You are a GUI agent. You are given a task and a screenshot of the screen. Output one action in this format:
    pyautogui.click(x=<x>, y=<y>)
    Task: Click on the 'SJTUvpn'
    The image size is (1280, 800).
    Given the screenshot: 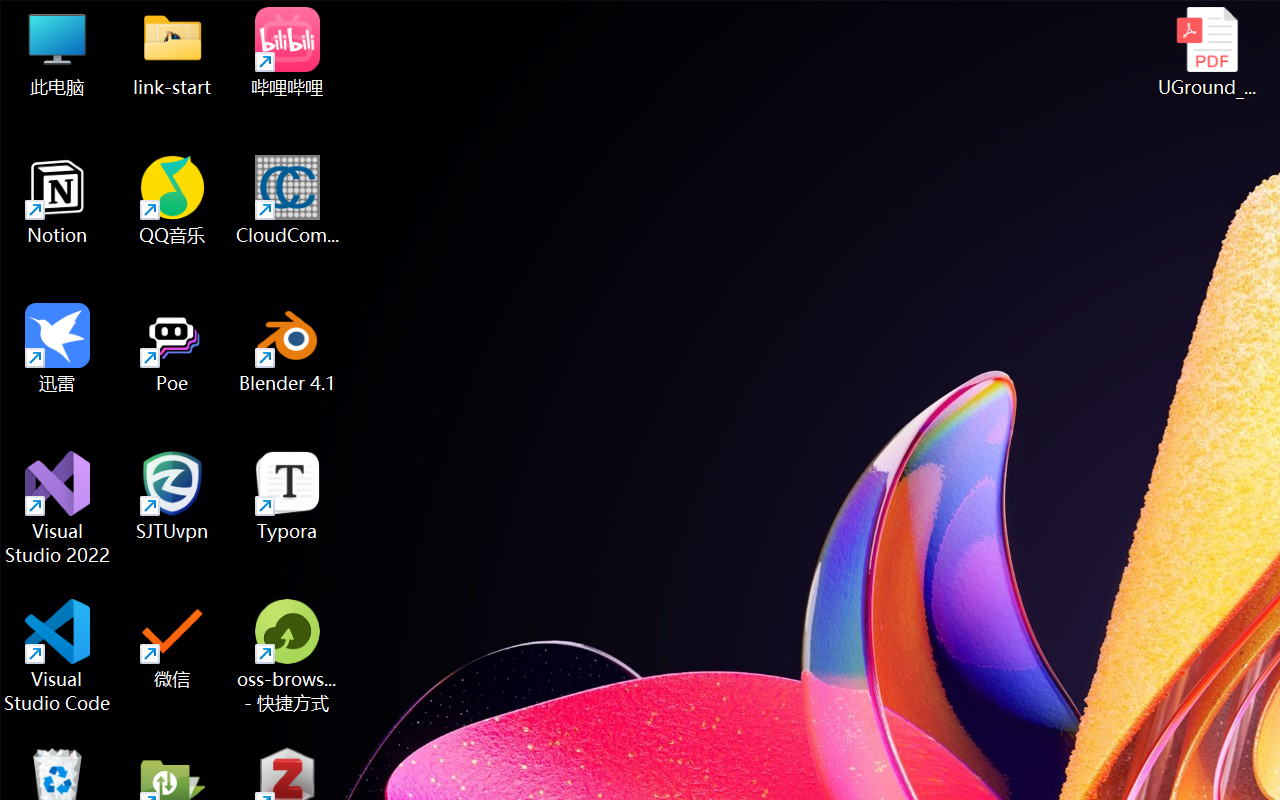 What is the action you would take?
    pyautogui.click(x=172, y=496)
    